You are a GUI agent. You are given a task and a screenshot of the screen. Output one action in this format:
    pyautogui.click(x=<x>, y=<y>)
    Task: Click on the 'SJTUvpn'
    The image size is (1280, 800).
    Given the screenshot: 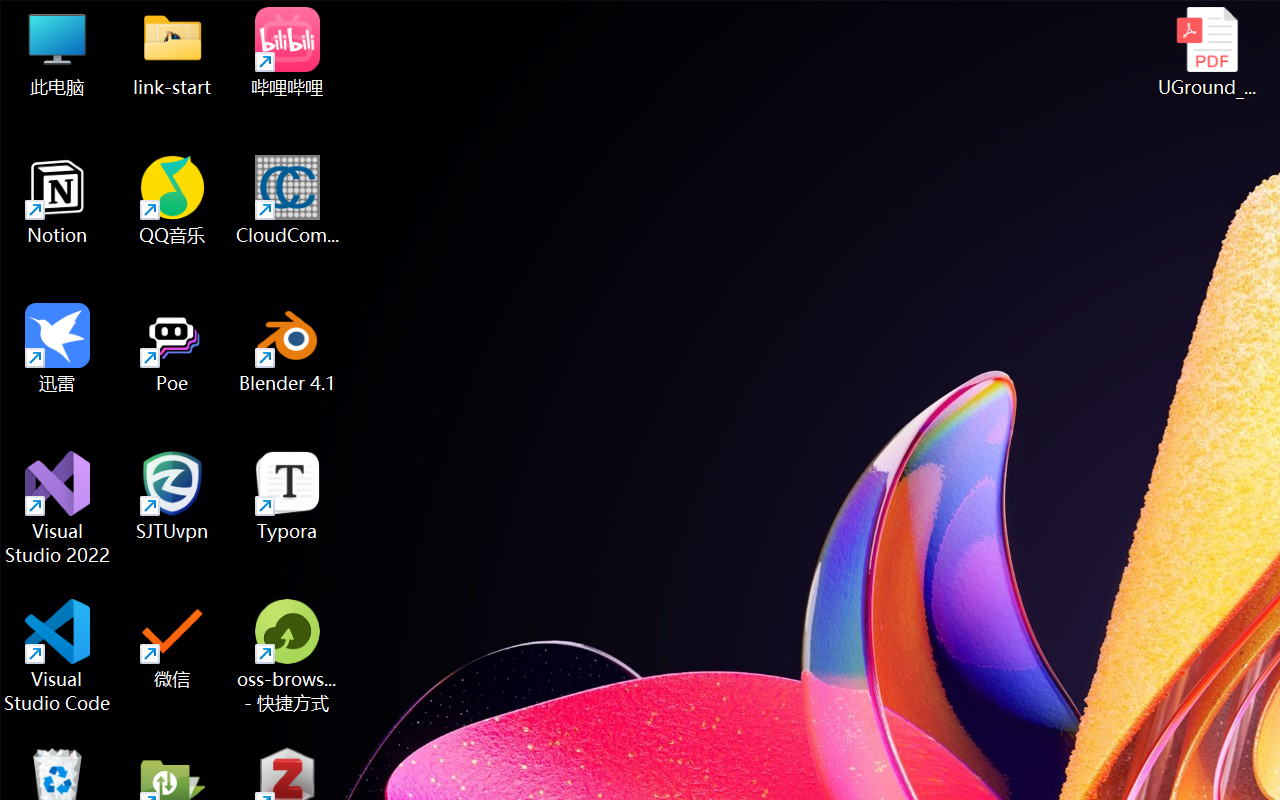 What is the action you would take?
    pyautogui.click(x=172, y=496)
    